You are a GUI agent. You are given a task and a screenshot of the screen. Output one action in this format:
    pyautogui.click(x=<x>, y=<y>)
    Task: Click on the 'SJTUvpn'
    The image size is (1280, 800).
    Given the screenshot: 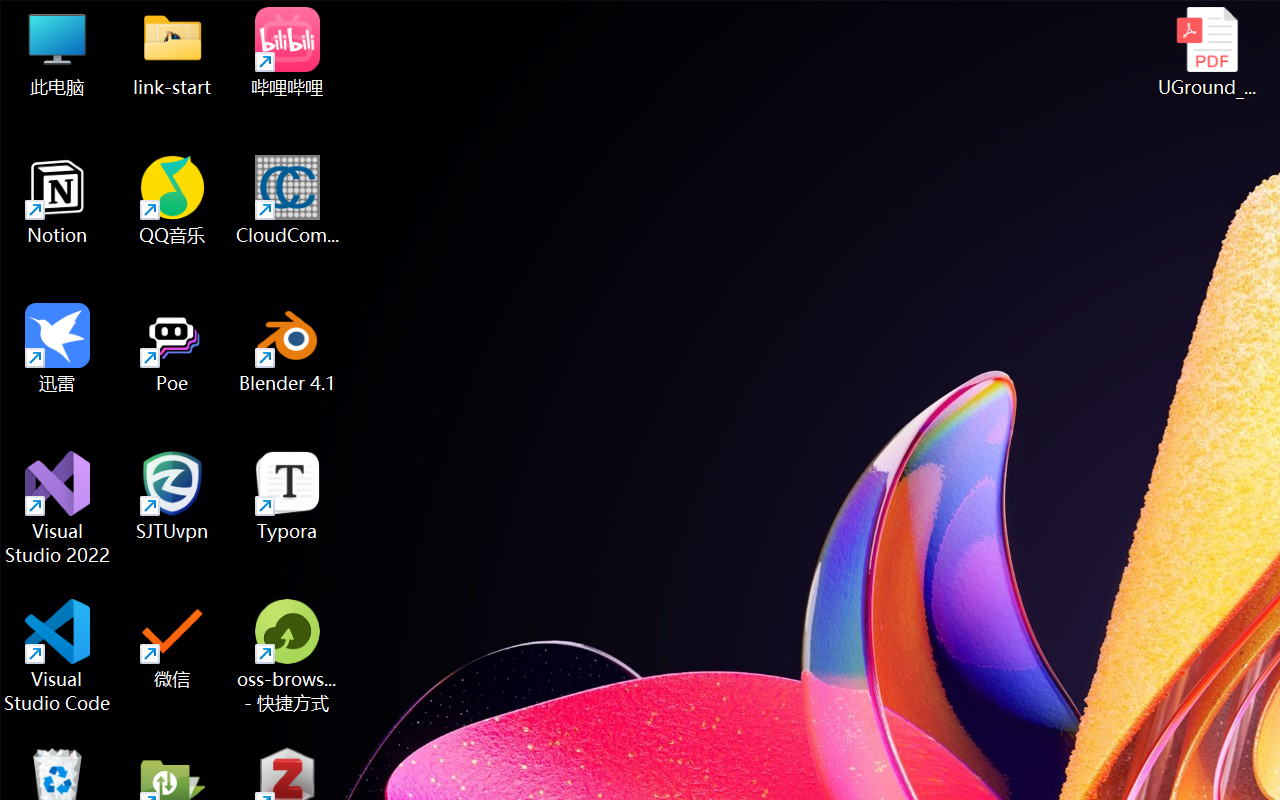 What is the action you would take?
    pyautogui.click(x=172, y=496)
    